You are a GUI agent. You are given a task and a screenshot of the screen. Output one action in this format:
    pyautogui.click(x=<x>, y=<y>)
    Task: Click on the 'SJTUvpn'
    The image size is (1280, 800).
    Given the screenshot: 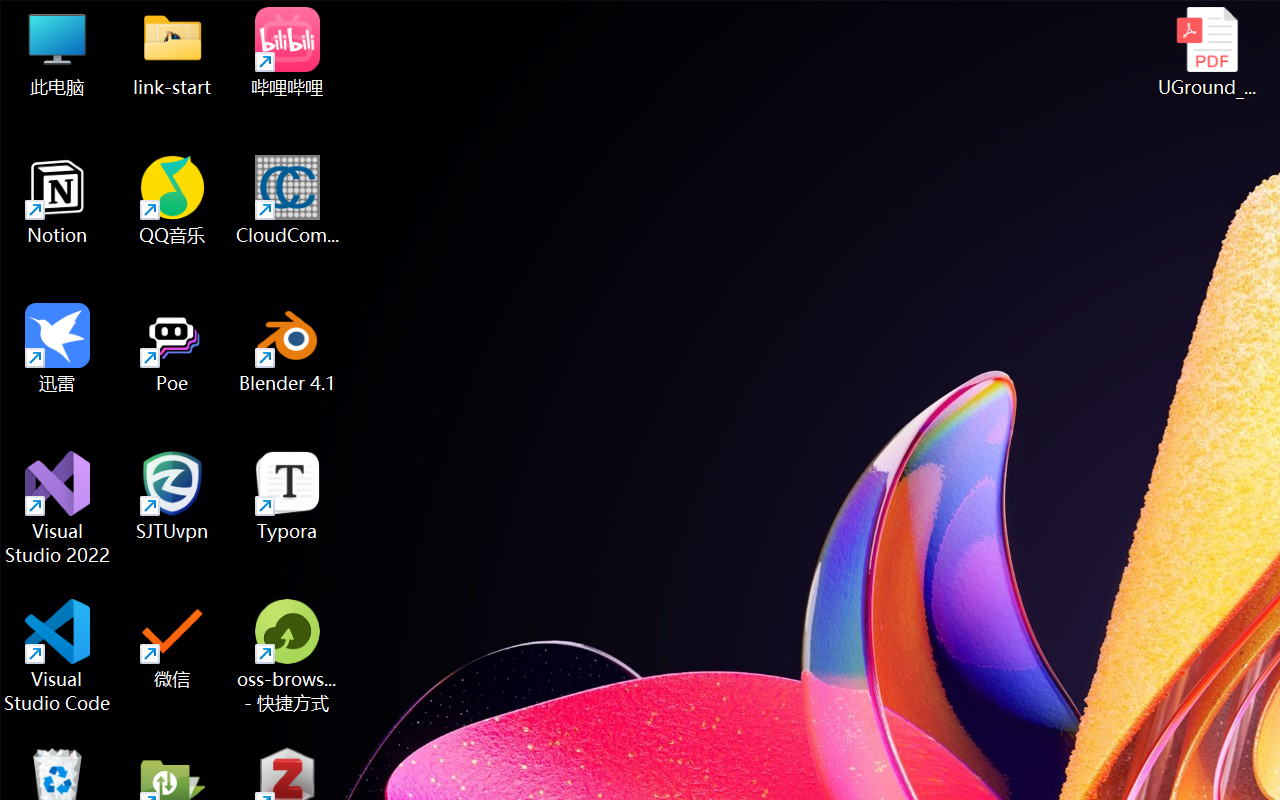 What is the action you would take?
    pyautogui.click(x=172, y=496)
    